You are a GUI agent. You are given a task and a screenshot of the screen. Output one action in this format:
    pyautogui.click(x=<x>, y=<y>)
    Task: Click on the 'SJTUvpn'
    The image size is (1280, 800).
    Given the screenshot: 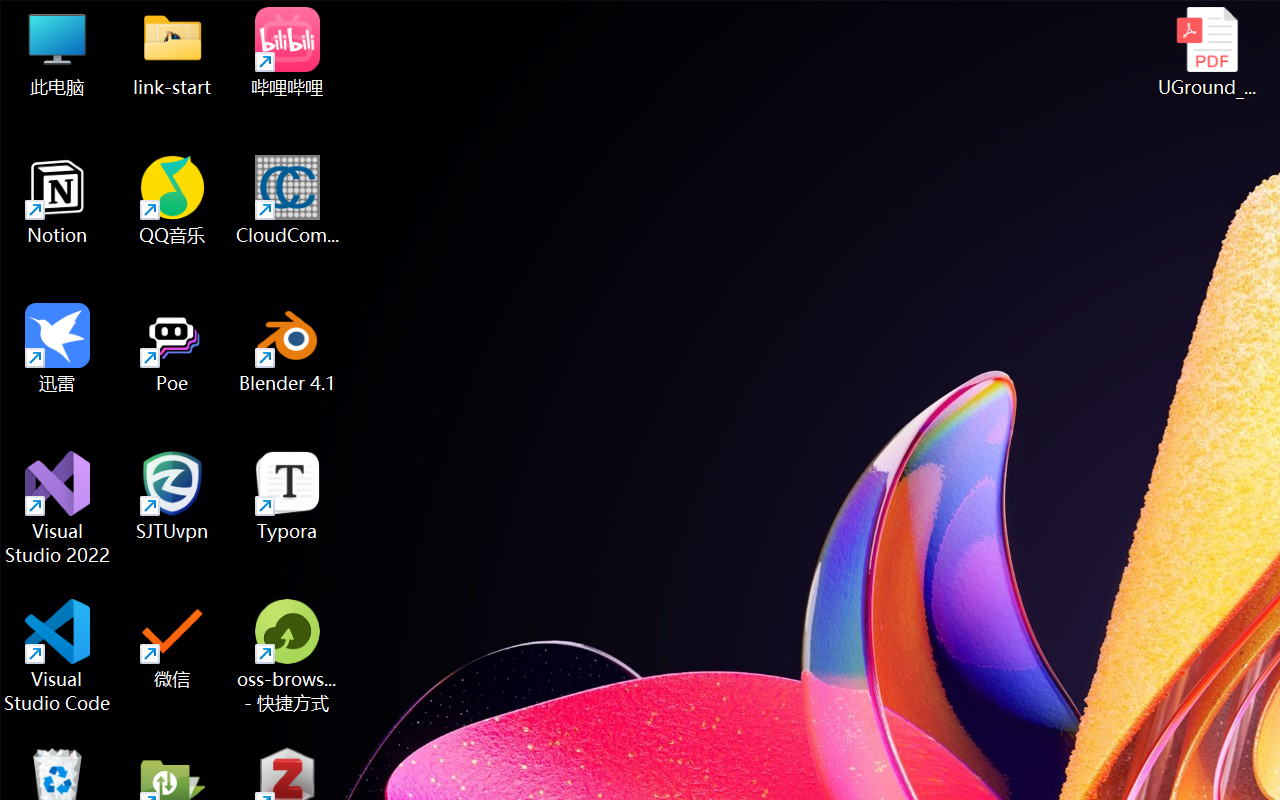 What is the action you would take?
    pyautogui.click(x=172, y=496)
    